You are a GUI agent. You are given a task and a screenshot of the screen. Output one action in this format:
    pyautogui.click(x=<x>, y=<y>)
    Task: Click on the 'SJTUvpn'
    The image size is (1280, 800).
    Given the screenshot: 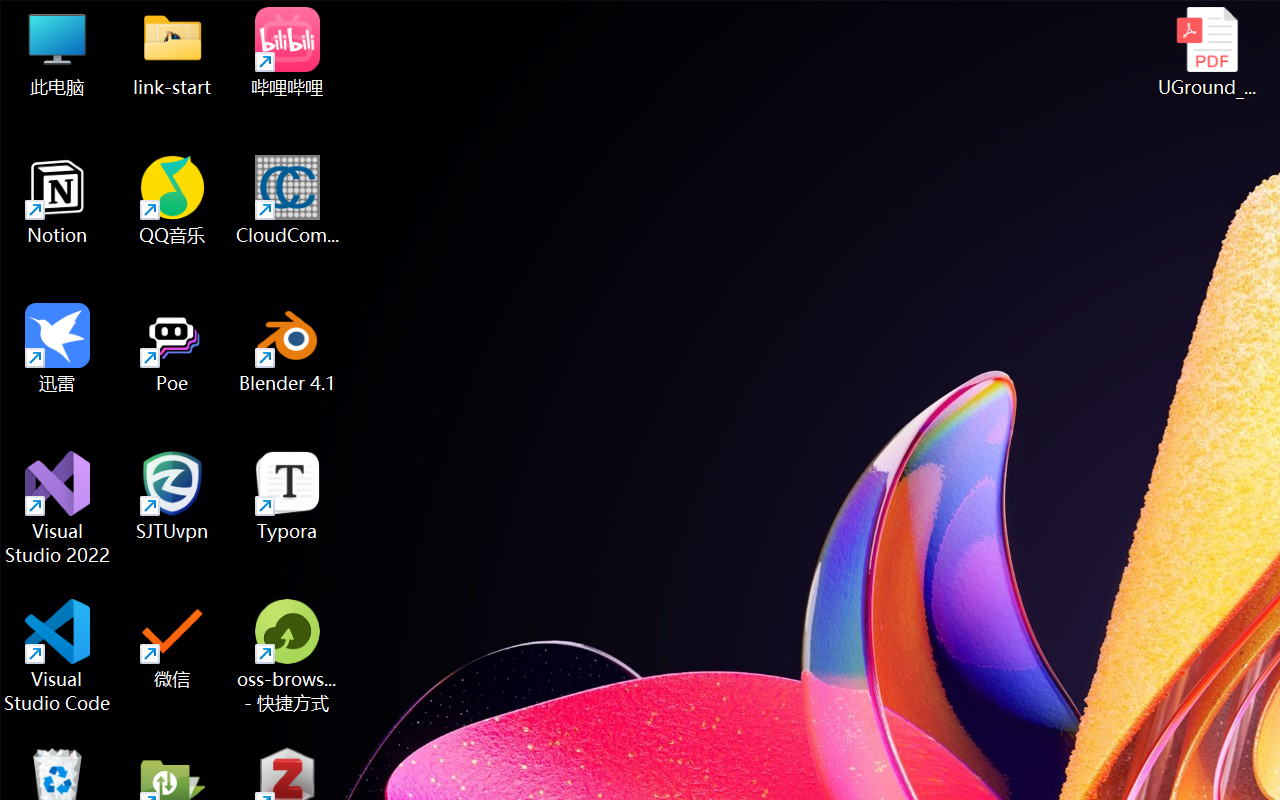 What is the action you would take?
    pyautogui.click(x=172, y=496)
    